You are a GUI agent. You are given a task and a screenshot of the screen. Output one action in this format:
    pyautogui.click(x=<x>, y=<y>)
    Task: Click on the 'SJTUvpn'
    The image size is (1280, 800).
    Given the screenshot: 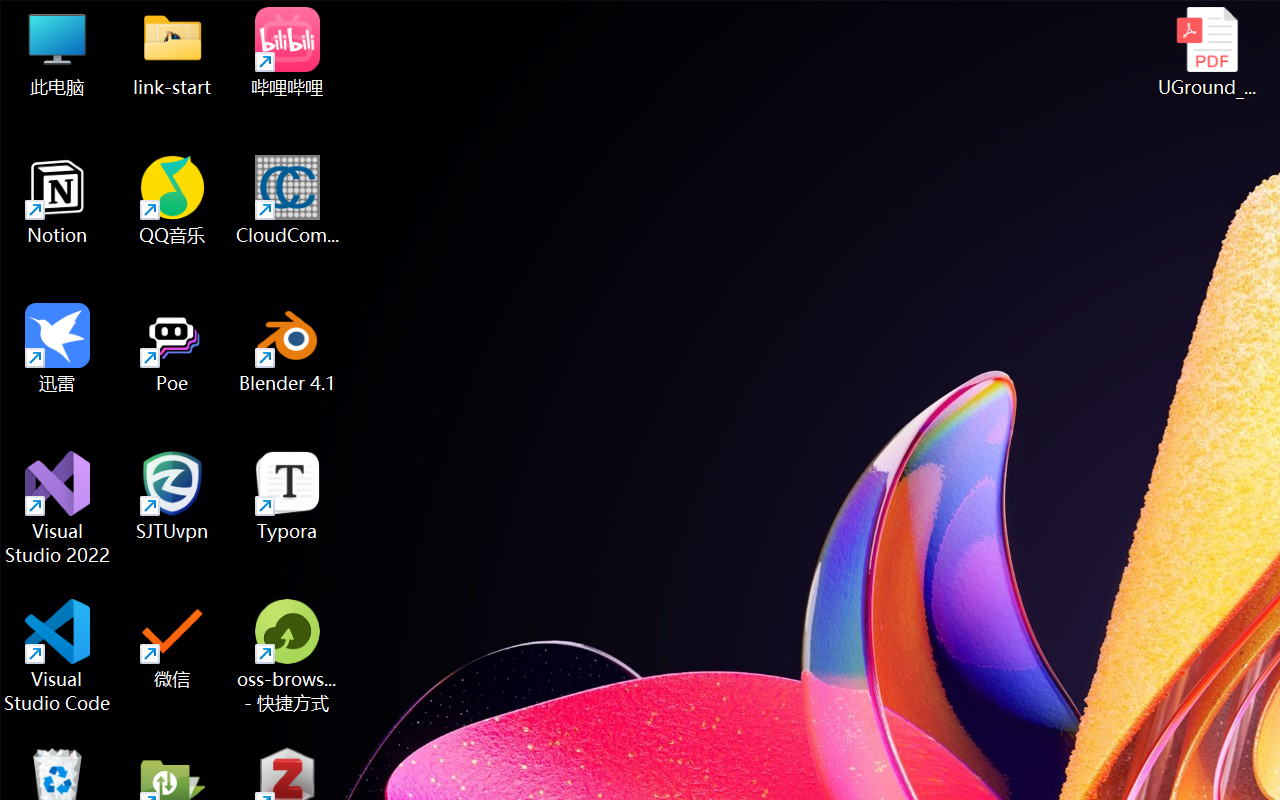 What is the action you would take?
    pyautogui.click(x=172, y=496)
    